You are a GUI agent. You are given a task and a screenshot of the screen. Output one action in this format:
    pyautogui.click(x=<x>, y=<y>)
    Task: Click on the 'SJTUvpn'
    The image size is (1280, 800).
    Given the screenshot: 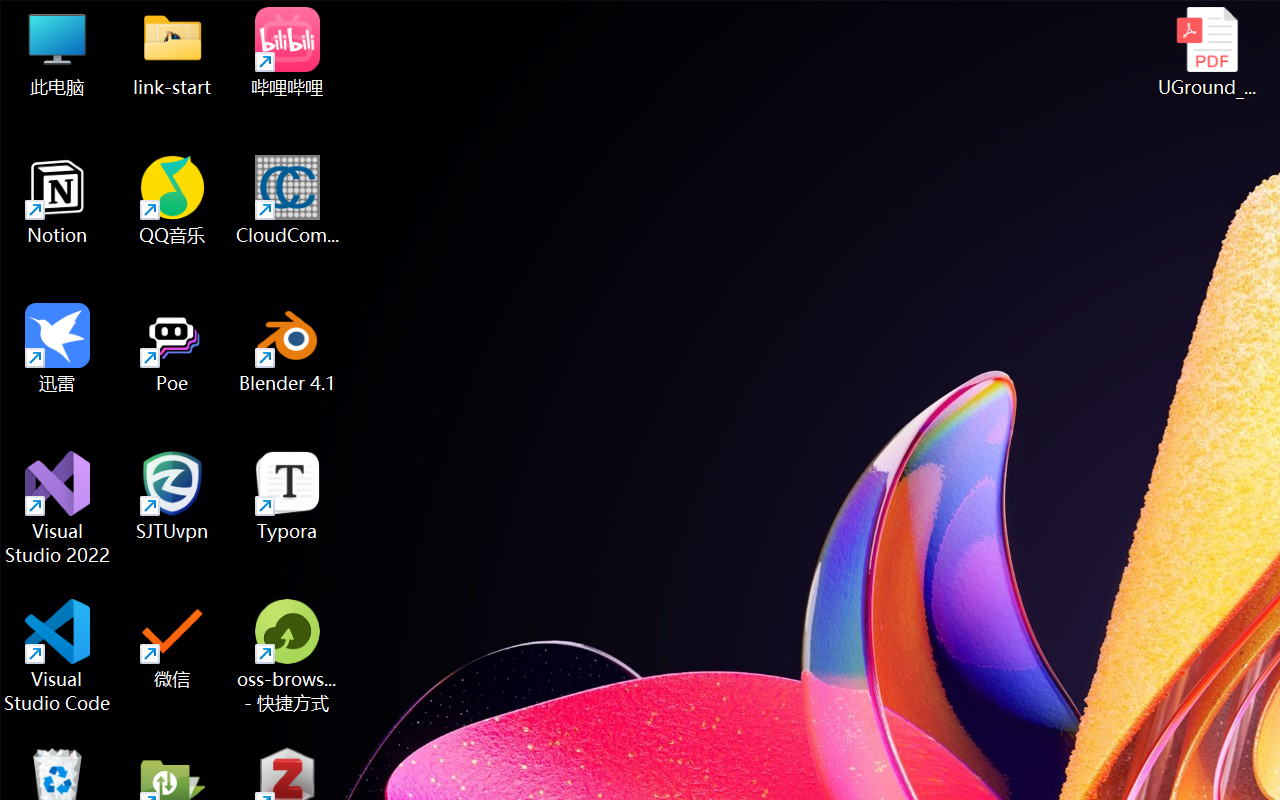 What is the action you would take?
    pyautogui.click(x=172, y=496)
    